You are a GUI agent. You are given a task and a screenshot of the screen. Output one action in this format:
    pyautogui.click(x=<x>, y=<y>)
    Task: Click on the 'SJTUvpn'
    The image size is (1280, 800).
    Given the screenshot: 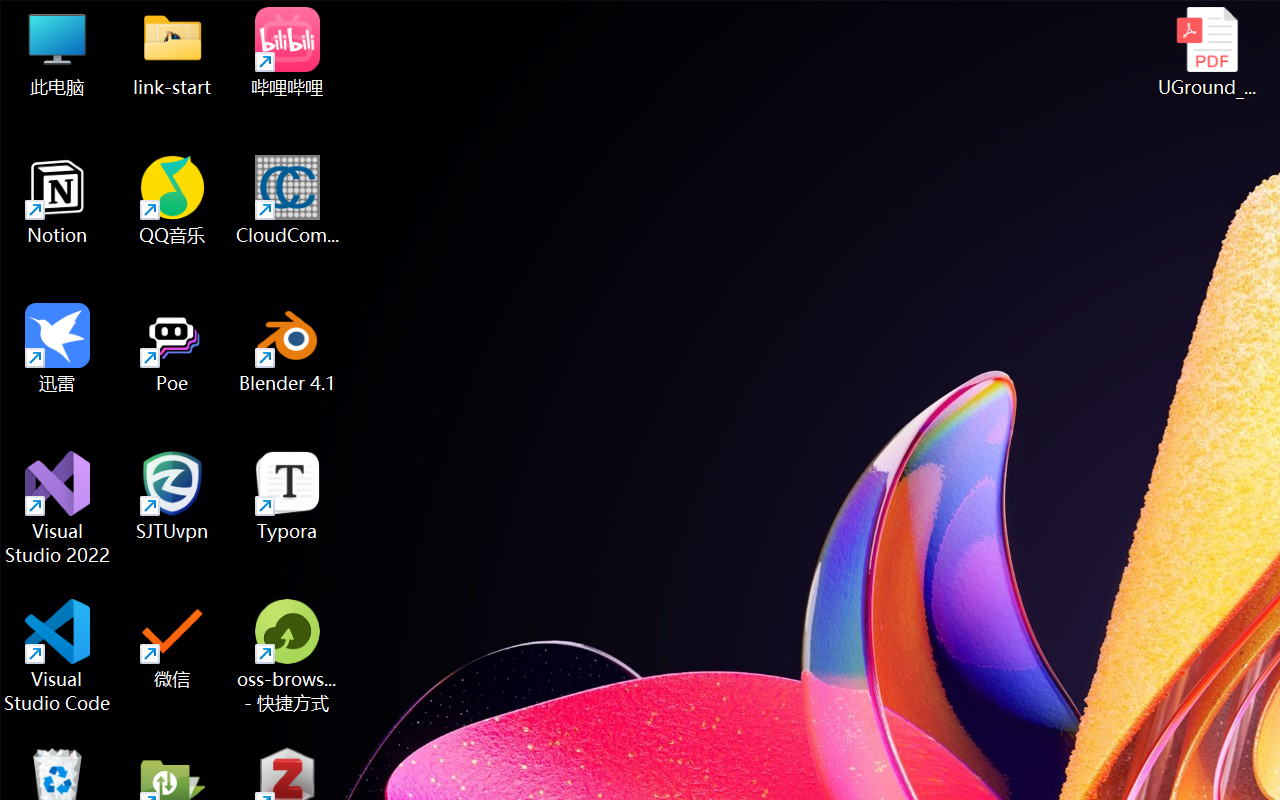 What is the action you would take?
    pyautogui.click(x=172, y=496)
    